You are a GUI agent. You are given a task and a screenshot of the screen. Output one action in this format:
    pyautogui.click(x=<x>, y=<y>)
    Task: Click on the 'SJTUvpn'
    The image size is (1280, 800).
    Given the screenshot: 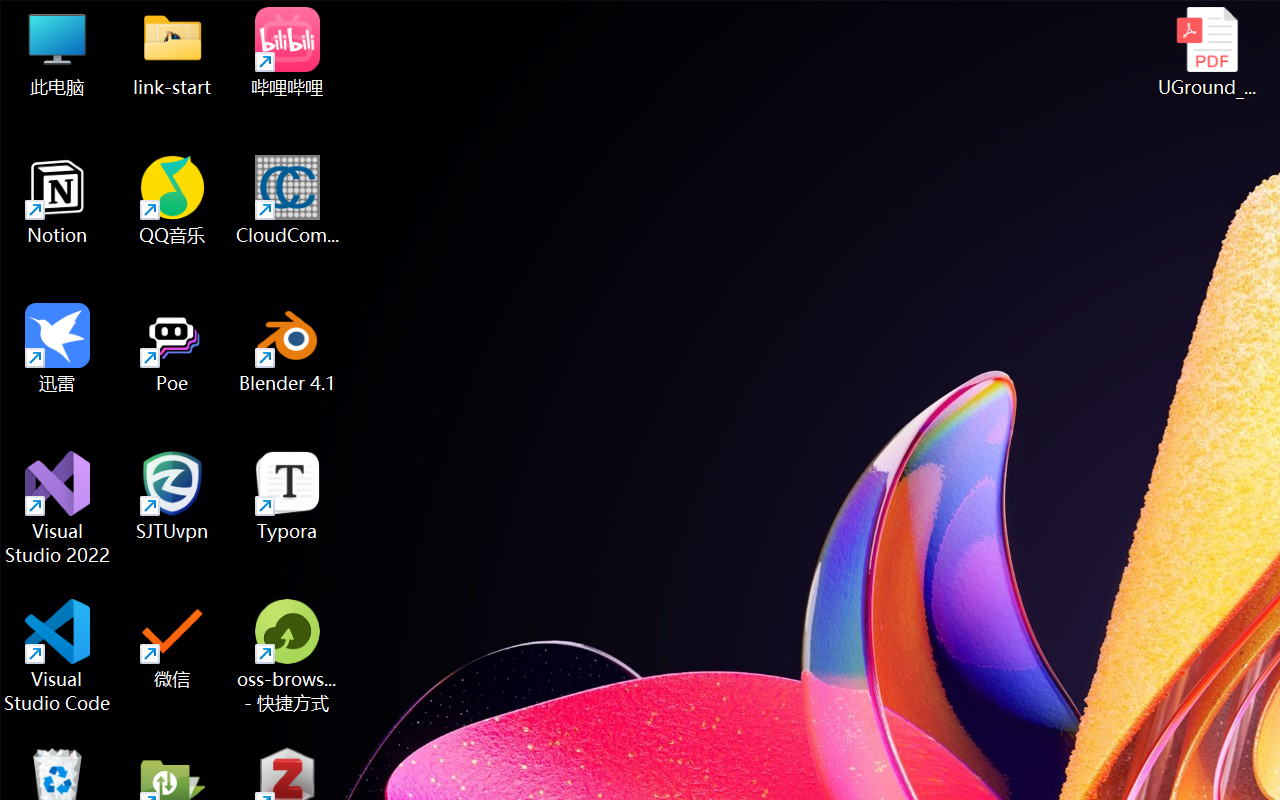 What is the action you would take?
    pyautogui.click(x=172, y=496)
    